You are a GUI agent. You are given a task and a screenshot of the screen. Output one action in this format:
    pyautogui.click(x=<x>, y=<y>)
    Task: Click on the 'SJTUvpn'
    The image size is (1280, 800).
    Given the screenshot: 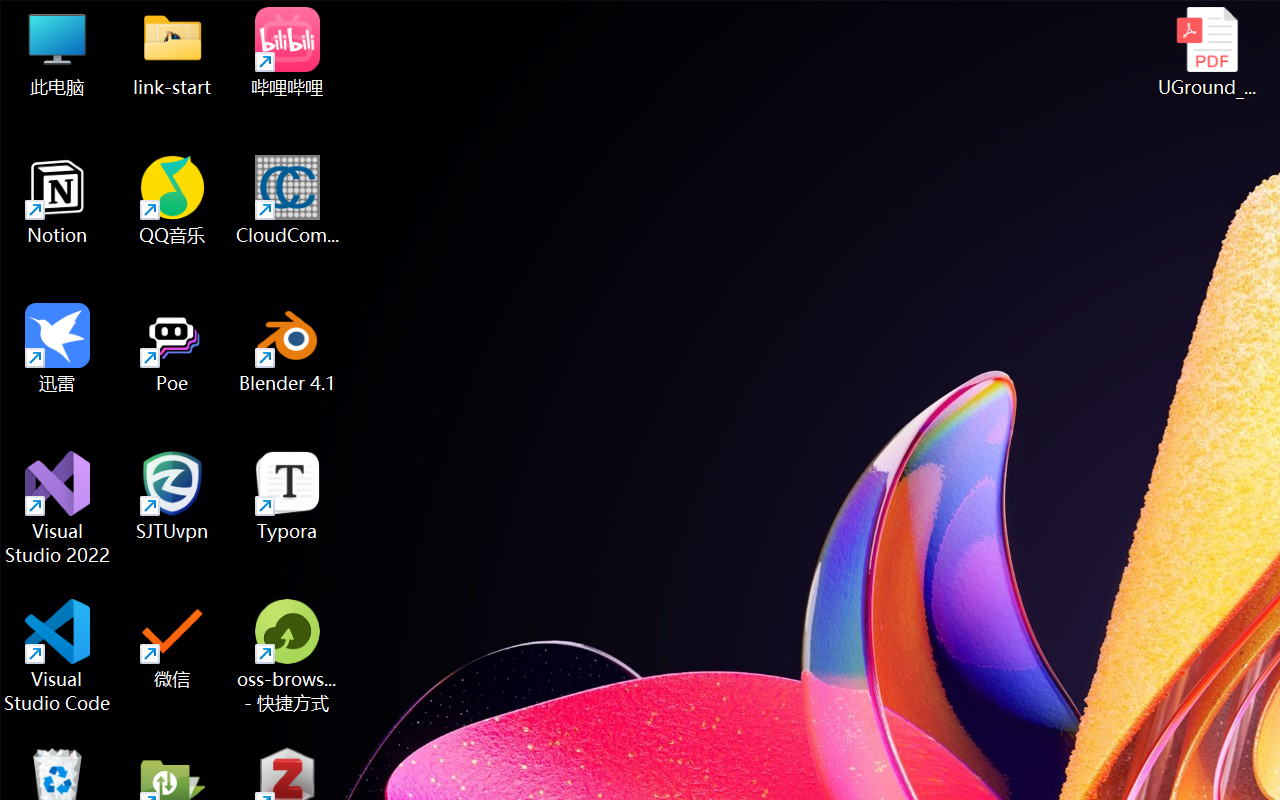 What is the action you would take?
    pyautogui.click(x=172, y=496)
    